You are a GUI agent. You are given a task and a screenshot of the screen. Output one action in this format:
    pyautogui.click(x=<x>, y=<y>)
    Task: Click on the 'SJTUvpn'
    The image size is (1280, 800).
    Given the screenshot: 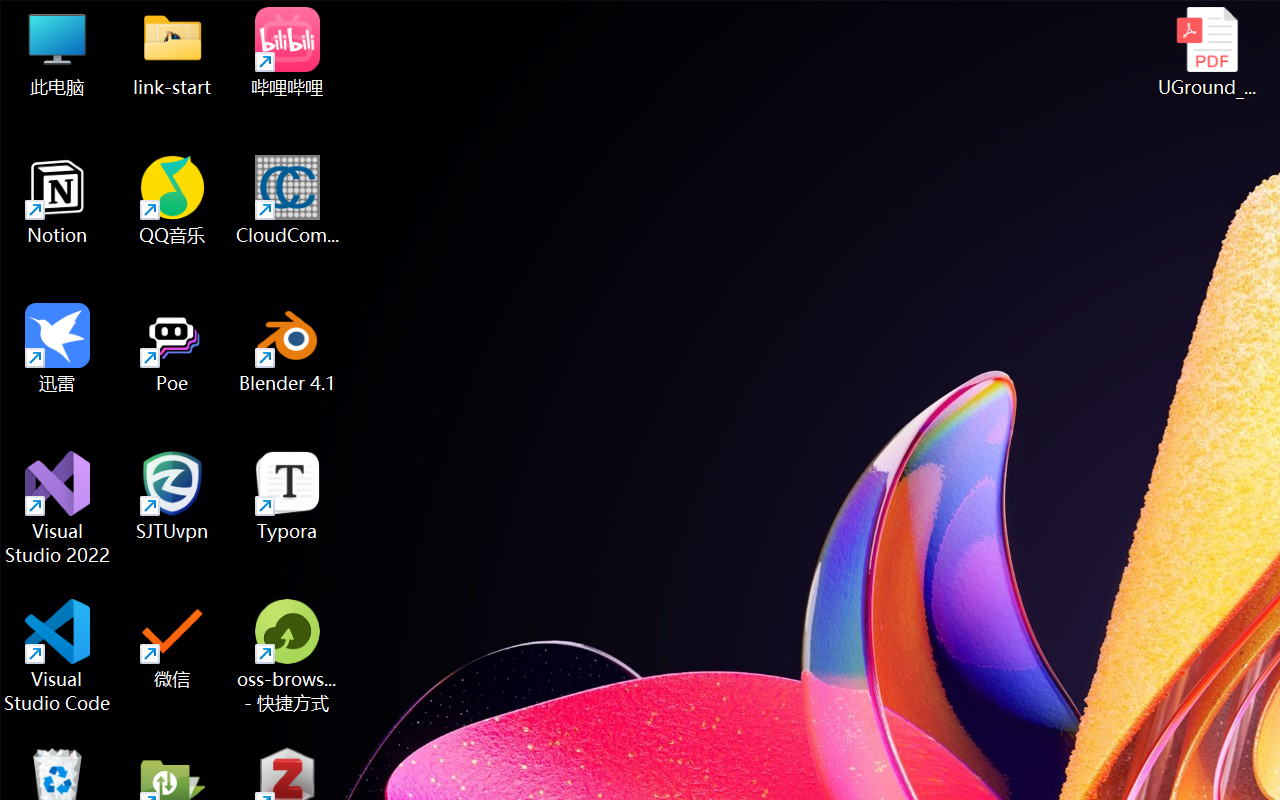 What is the action you would take?
    pyautogui.click(x=172, y=496)
    